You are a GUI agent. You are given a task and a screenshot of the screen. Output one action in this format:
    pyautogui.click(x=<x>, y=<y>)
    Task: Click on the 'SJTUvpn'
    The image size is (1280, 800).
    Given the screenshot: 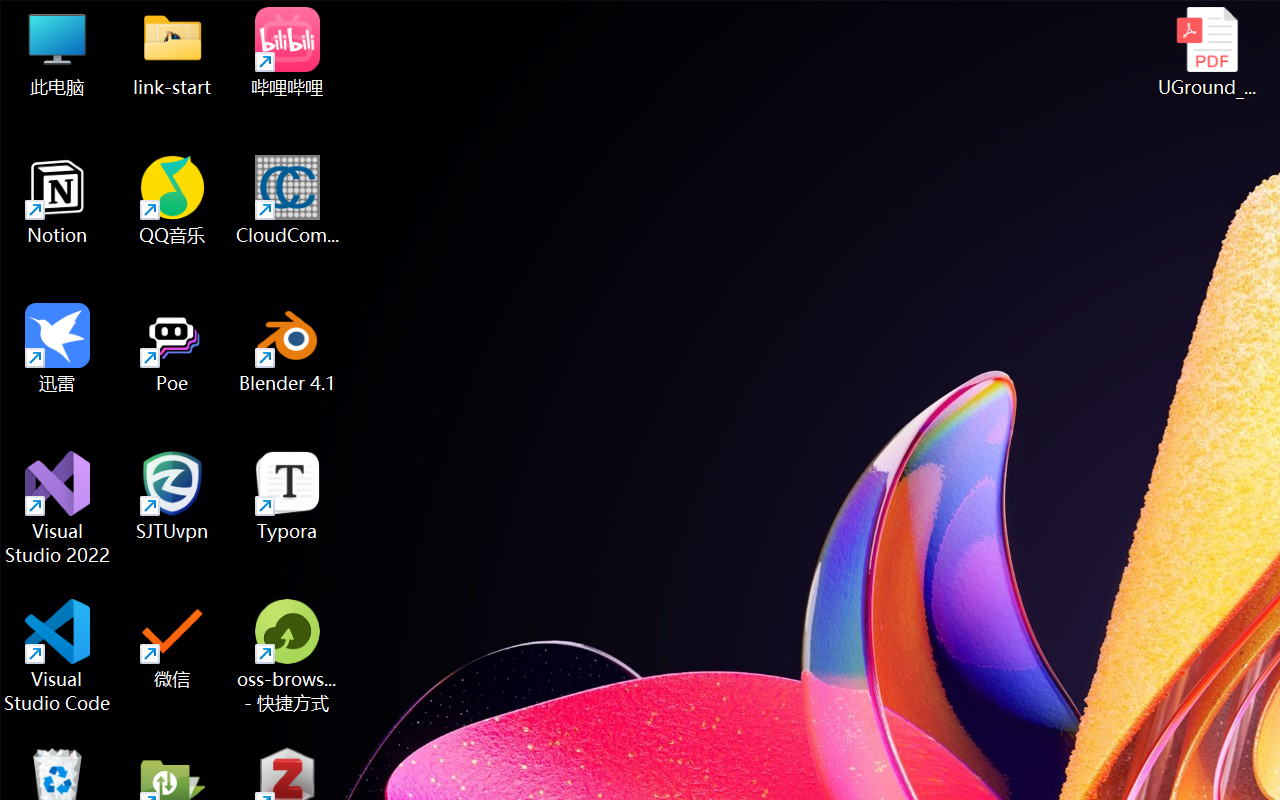 What is the action you would take?
    pyautogui.click(x=172, y=496)
    